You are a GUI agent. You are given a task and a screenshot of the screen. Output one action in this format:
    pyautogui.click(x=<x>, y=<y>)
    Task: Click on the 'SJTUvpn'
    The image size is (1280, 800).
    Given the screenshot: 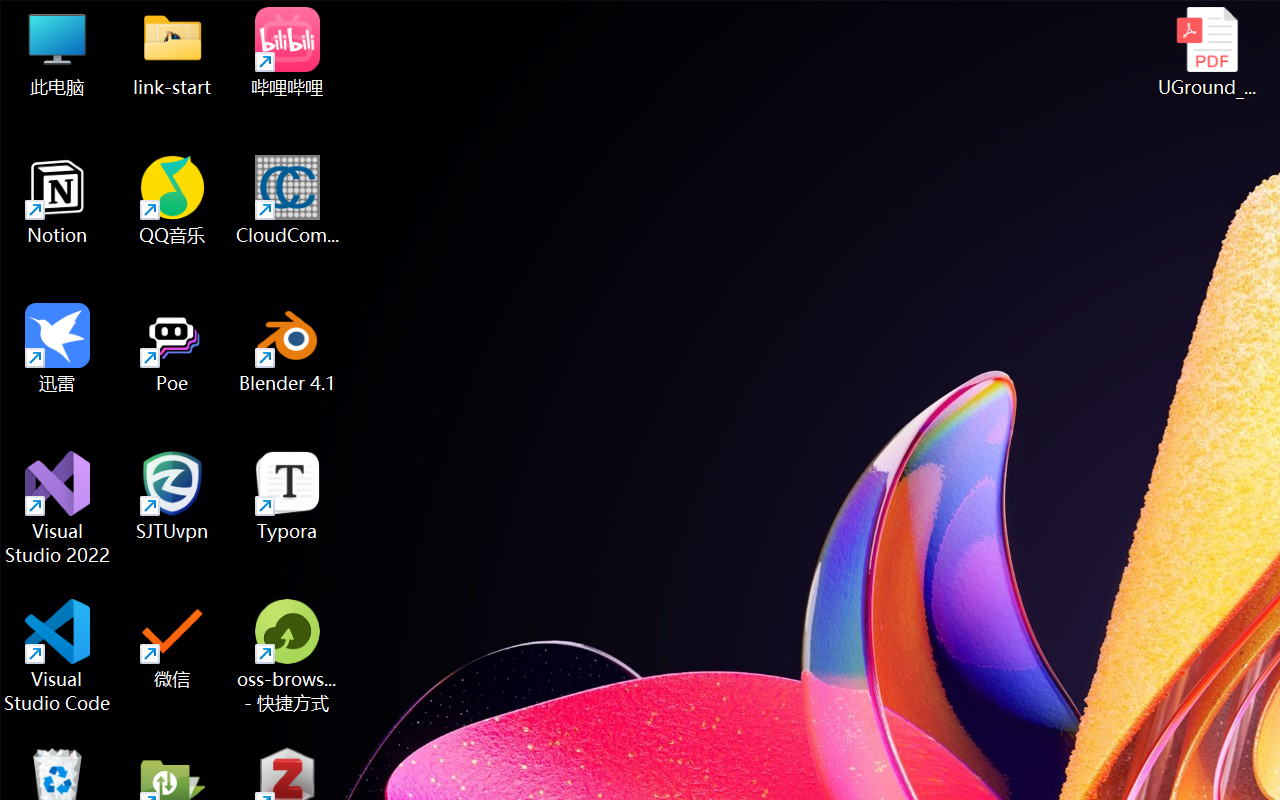 What is the action you would take?
    pyautogui.click(x=172, y=496)
    